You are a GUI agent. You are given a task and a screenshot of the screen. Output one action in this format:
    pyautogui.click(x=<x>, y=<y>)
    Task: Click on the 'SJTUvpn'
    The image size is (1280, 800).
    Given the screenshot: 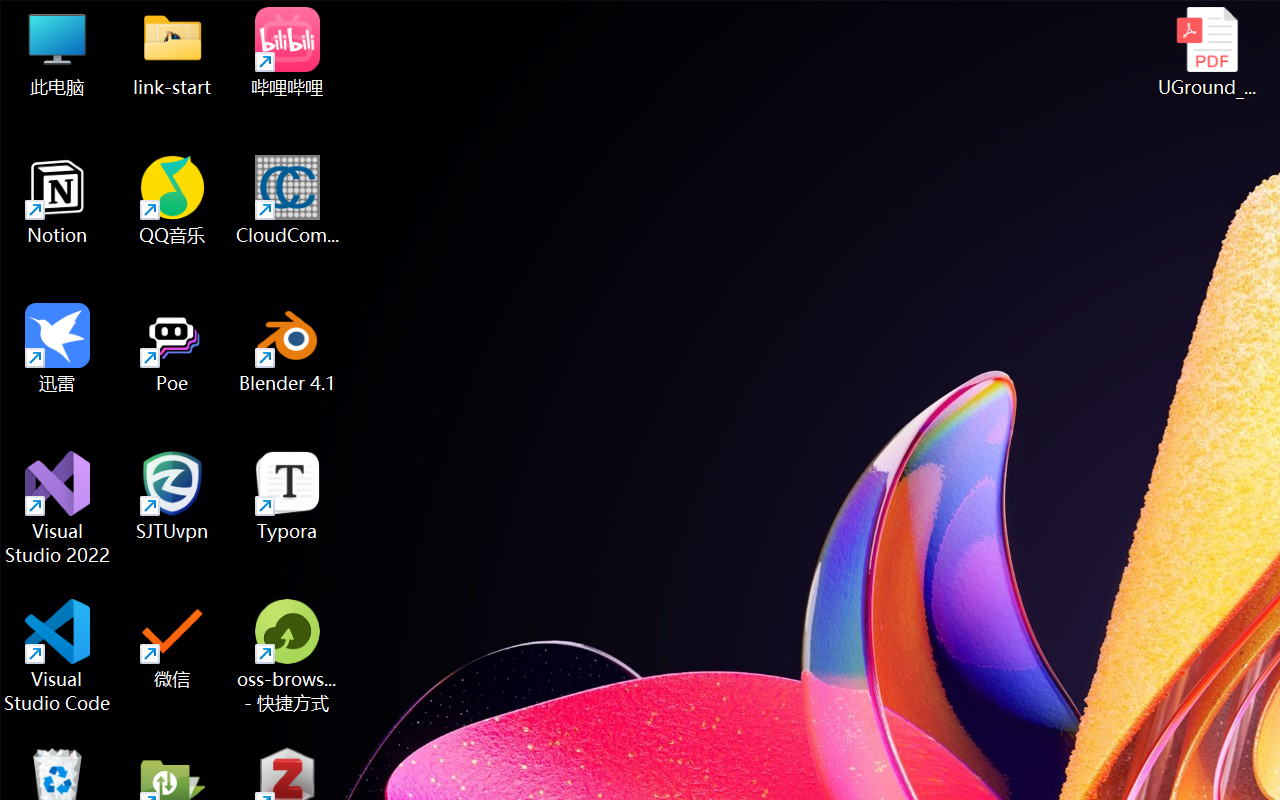 What is the action you would take?
    pyautogui.click(x=172, y=496)
    